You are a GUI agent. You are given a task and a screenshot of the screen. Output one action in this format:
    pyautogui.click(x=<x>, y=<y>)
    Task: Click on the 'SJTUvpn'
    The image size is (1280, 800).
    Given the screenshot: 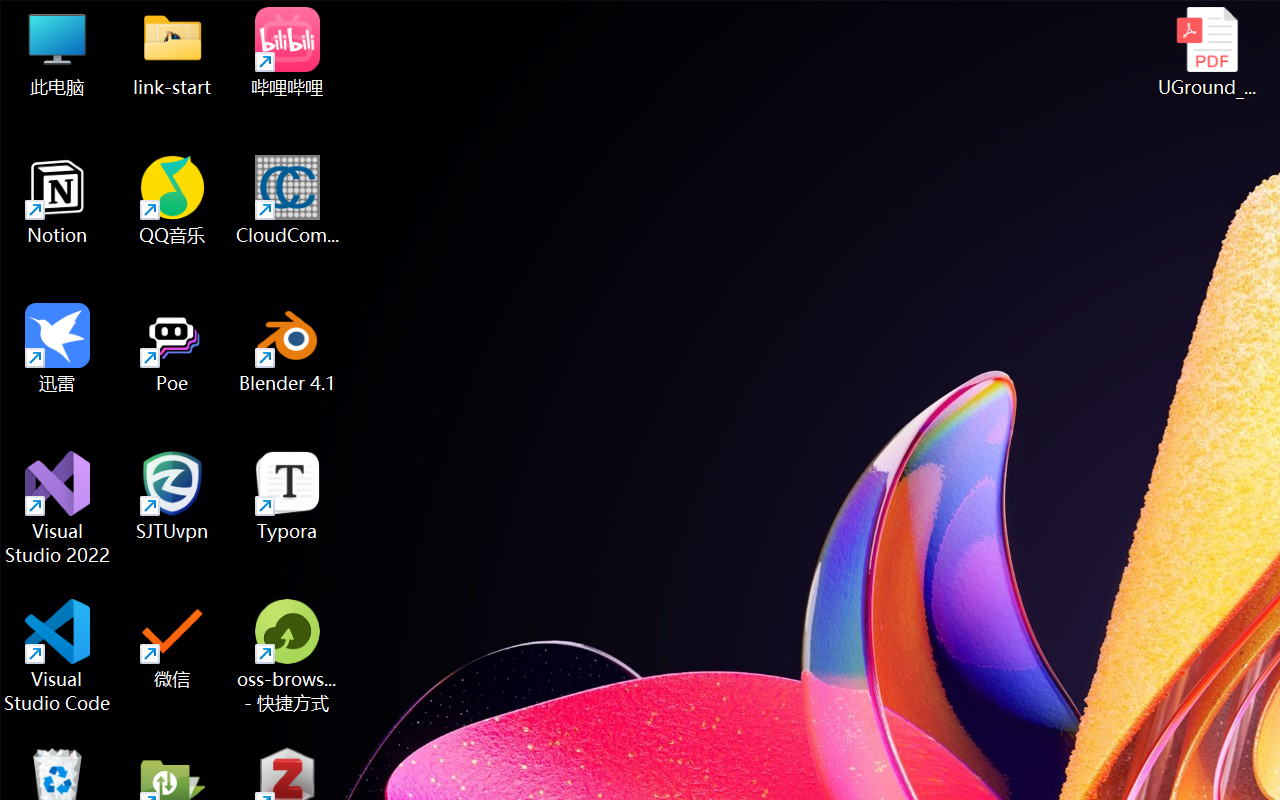 What is the action you would take?
    pyautogui.click(x=172, y=496)
    